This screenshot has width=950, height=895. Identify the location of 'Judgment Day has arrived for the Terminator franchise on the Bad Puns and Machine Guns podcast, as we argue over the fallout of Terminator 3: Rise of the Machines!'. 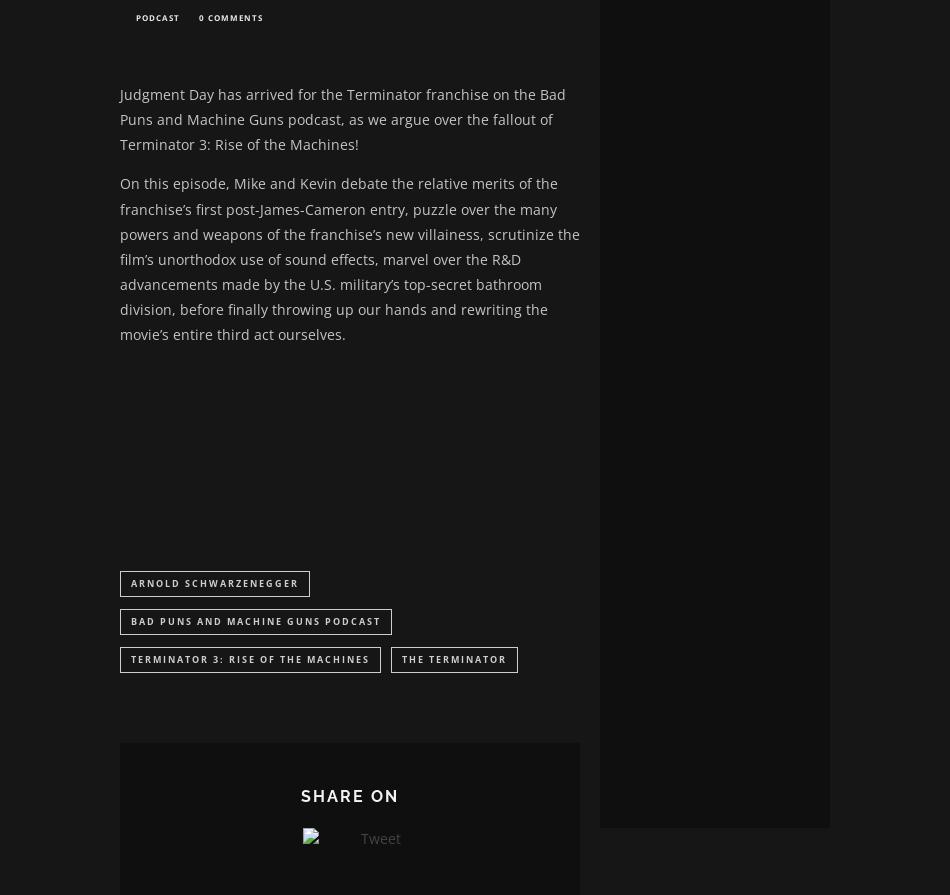
(342, 121).